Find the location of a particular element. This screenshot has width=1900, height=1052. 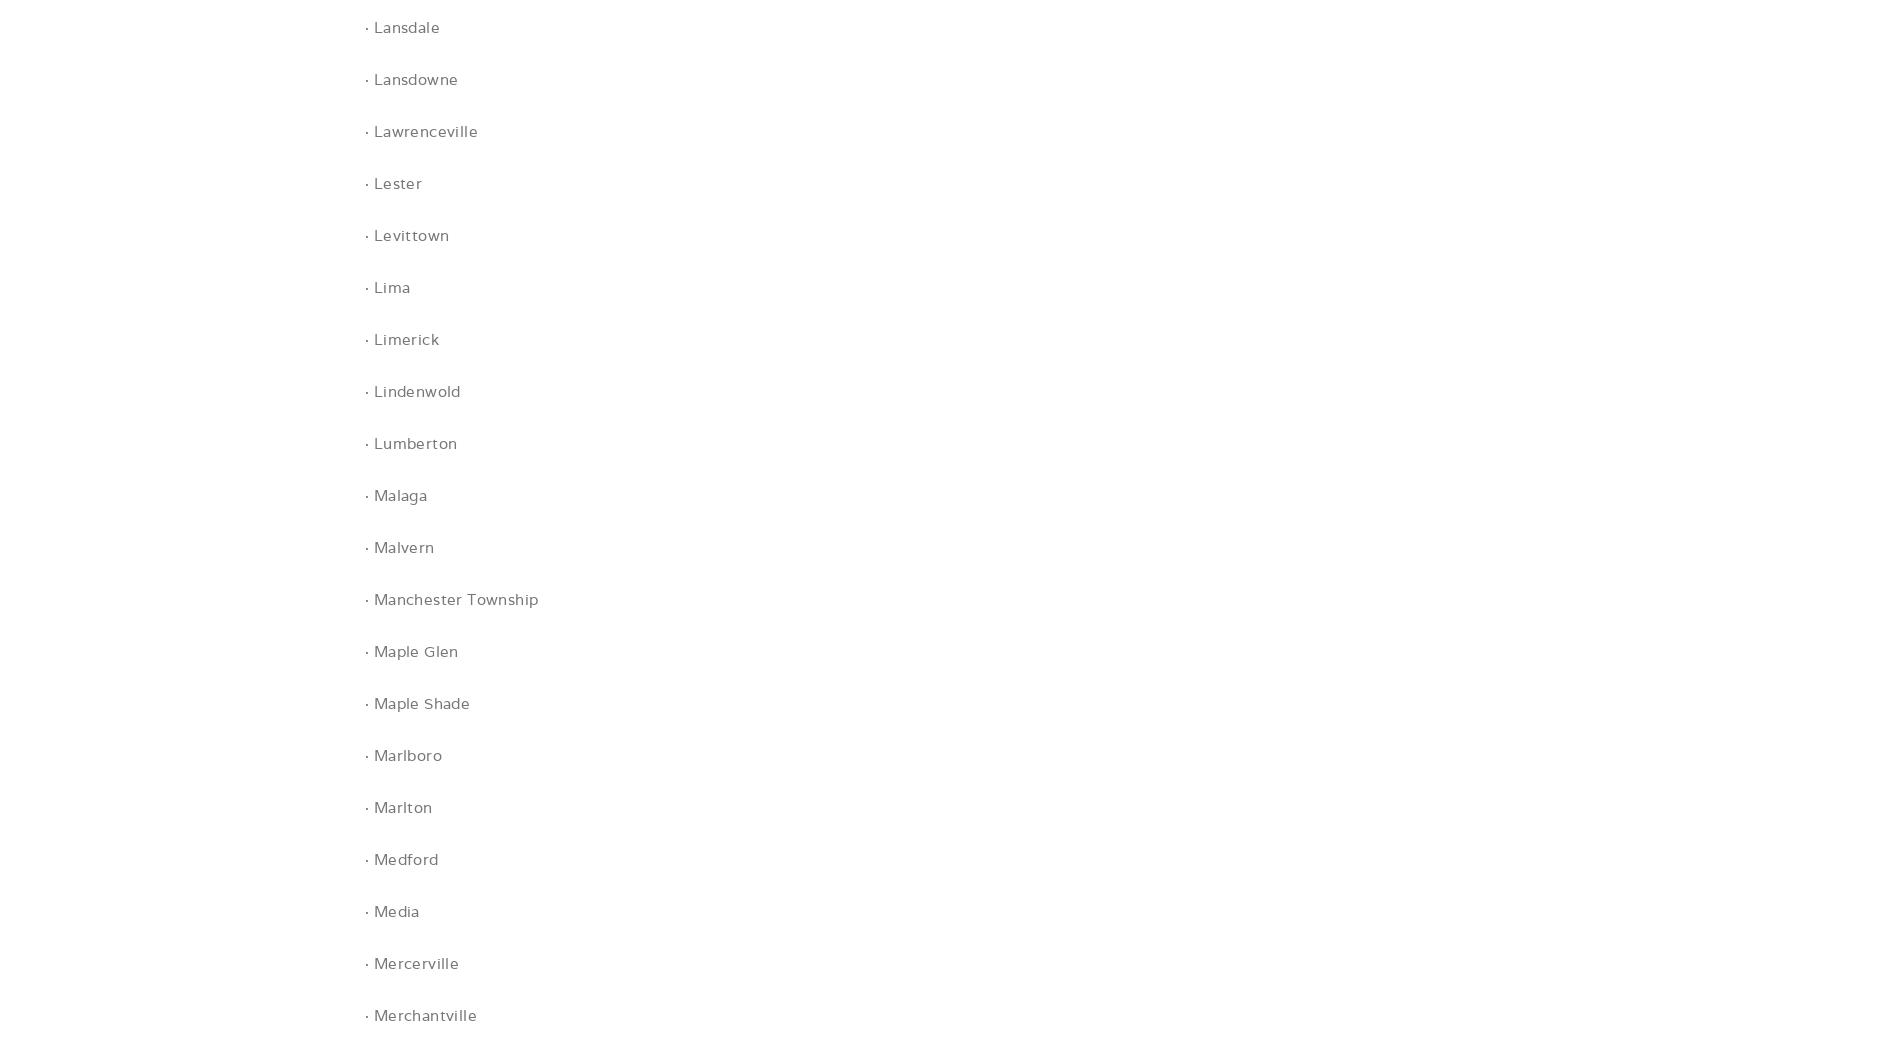

'· Media' is located at coordinates (390, 911).